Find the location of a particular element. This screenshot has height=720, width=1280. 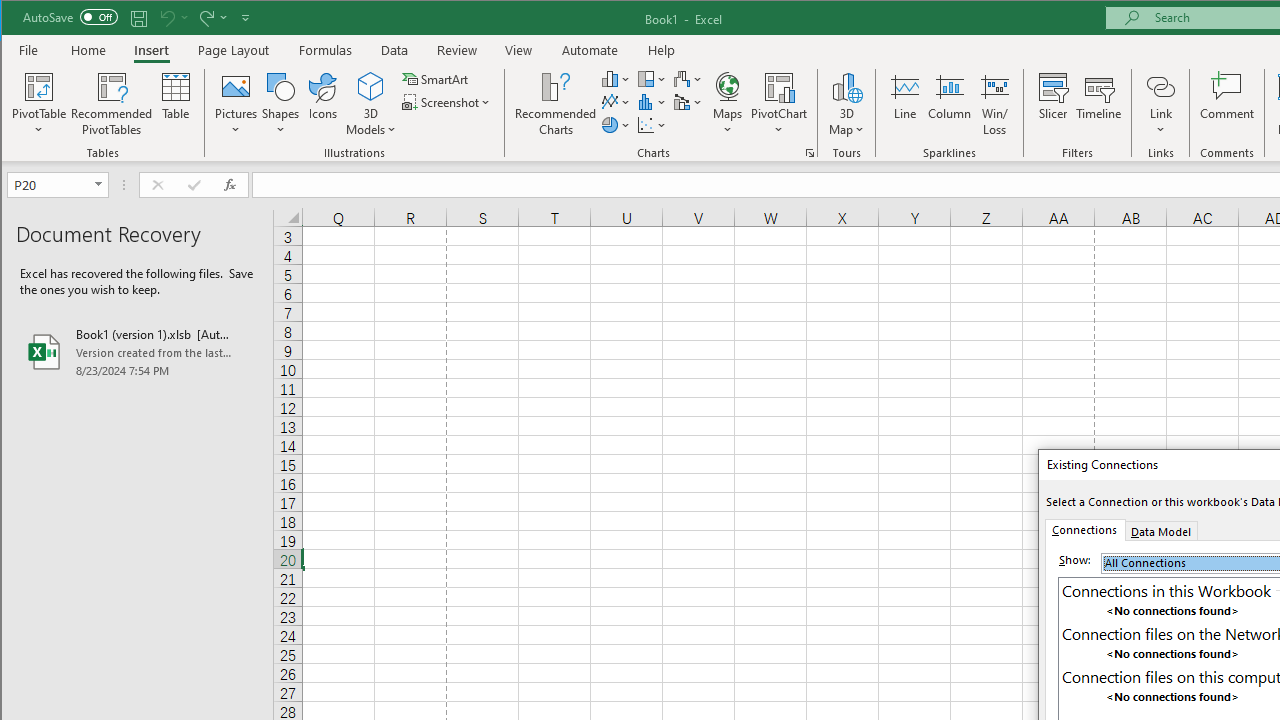

'3D Map' is located at coordinates (846, 85).